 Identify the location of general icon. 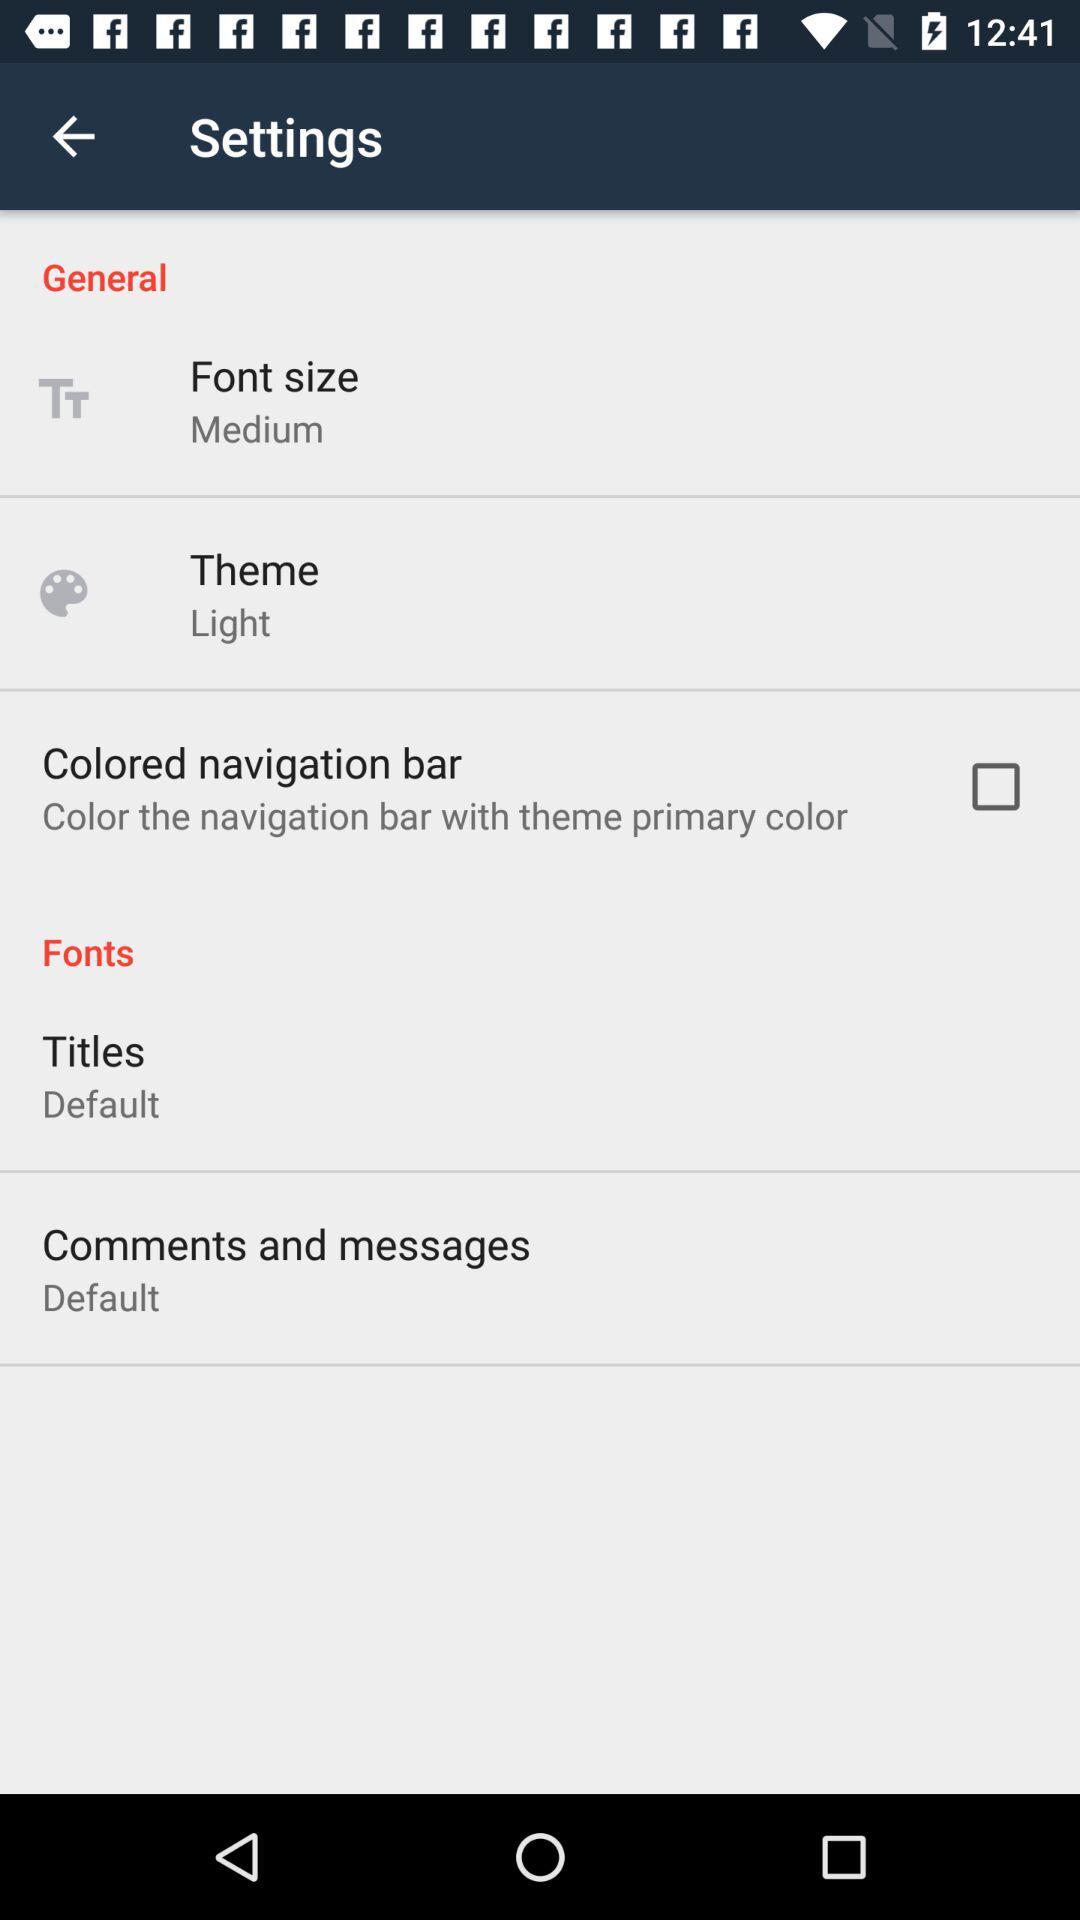
(540, 254).